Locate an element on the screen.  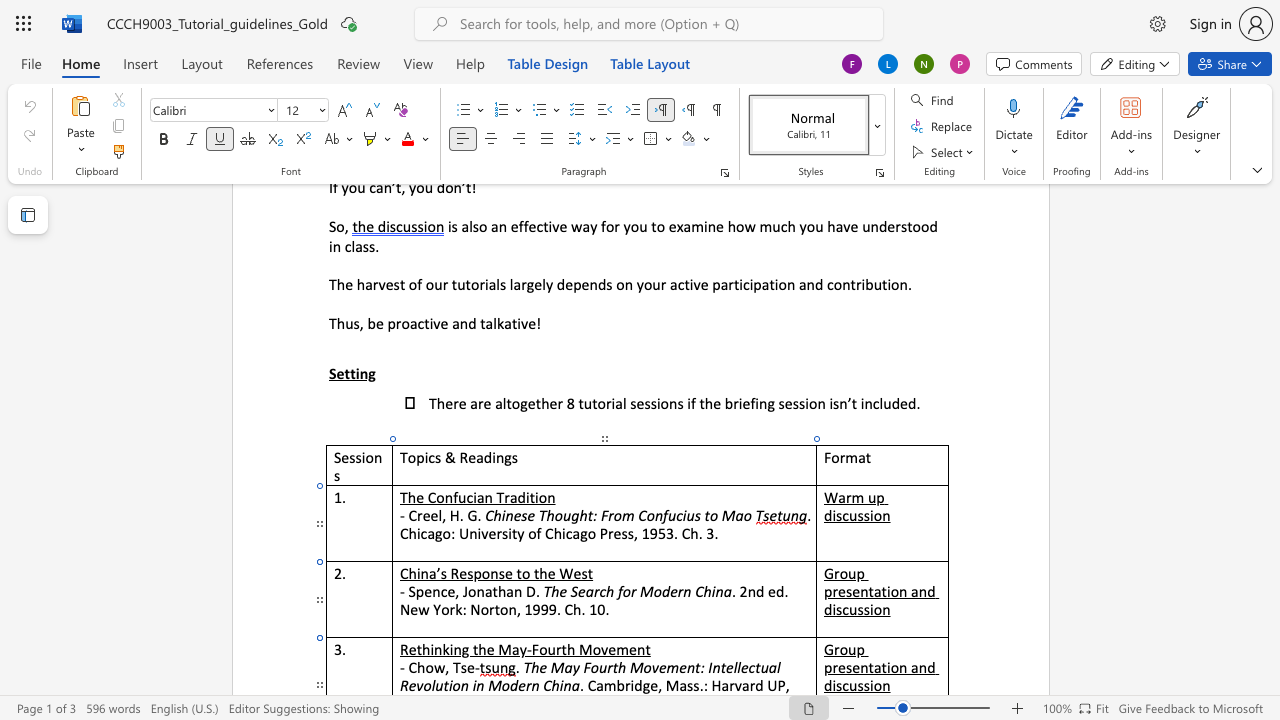
the space between the continuous character "l" and "l" in the text is located at coordinates (736, 667).